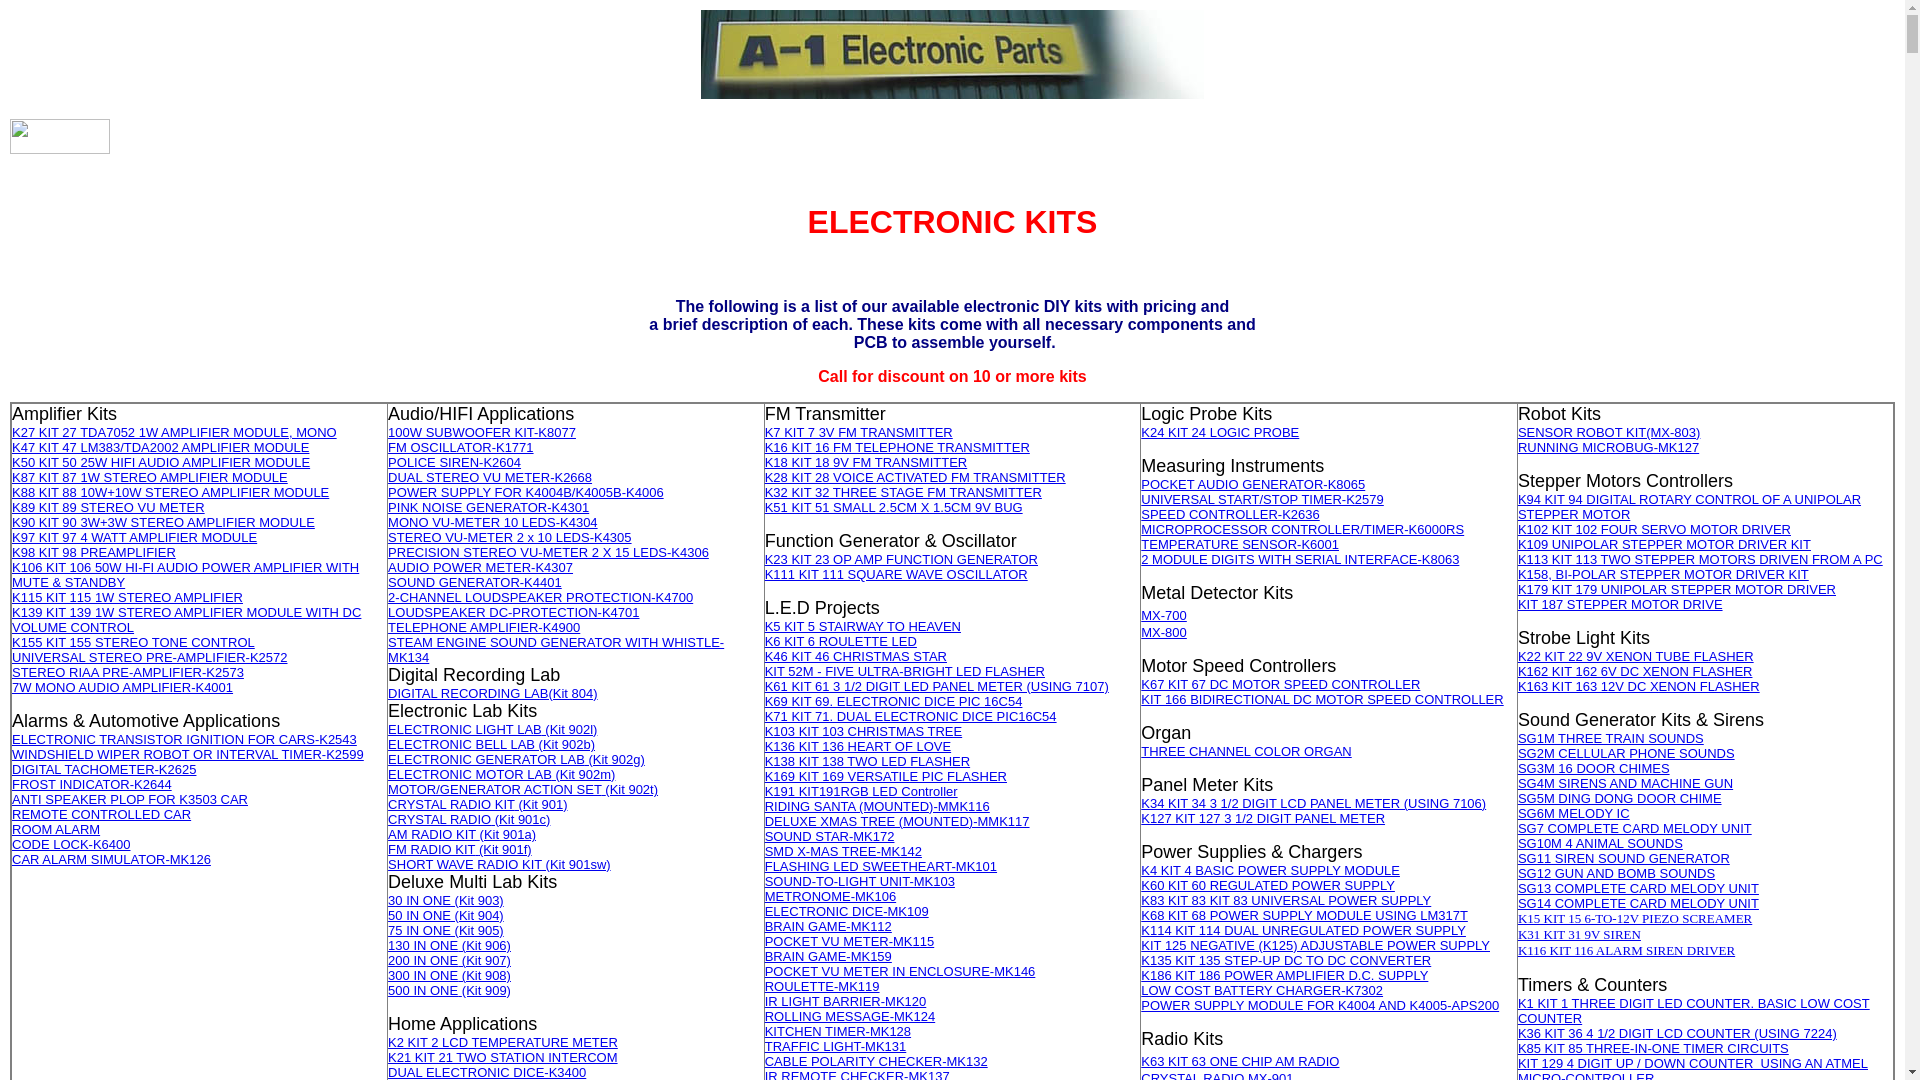  What do you see at coordinates (859, 880) in the screenshot?
I see `'SOUND-TO-LIGHT UNIT-MK103'` at bounding box center [859, 880].